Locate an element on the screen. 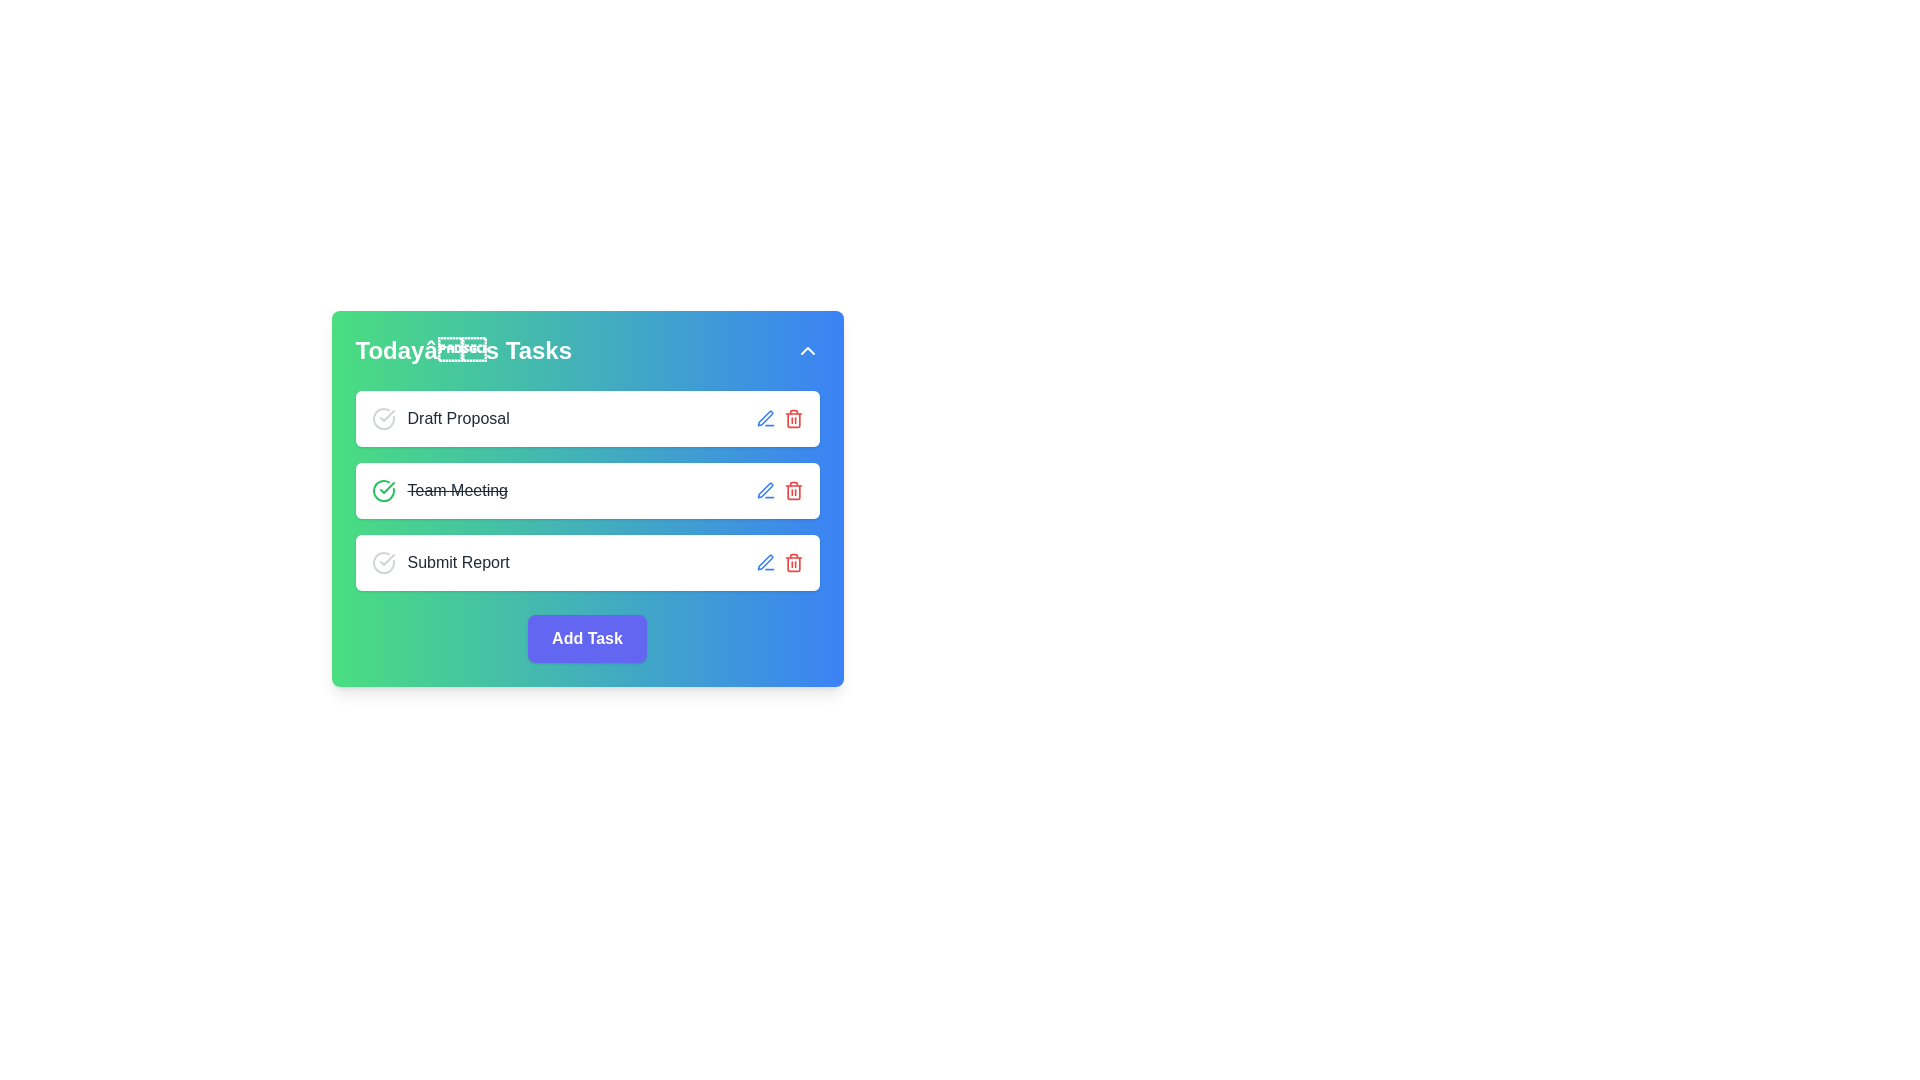 The width and height of the screenshot is (1920, 1080). the Collapse/Expand icon (Chevron) which is an upward-pointing arrow located on the far right within the header bar of the 'Today's Tasks' section is located at coordinates (807, 350).